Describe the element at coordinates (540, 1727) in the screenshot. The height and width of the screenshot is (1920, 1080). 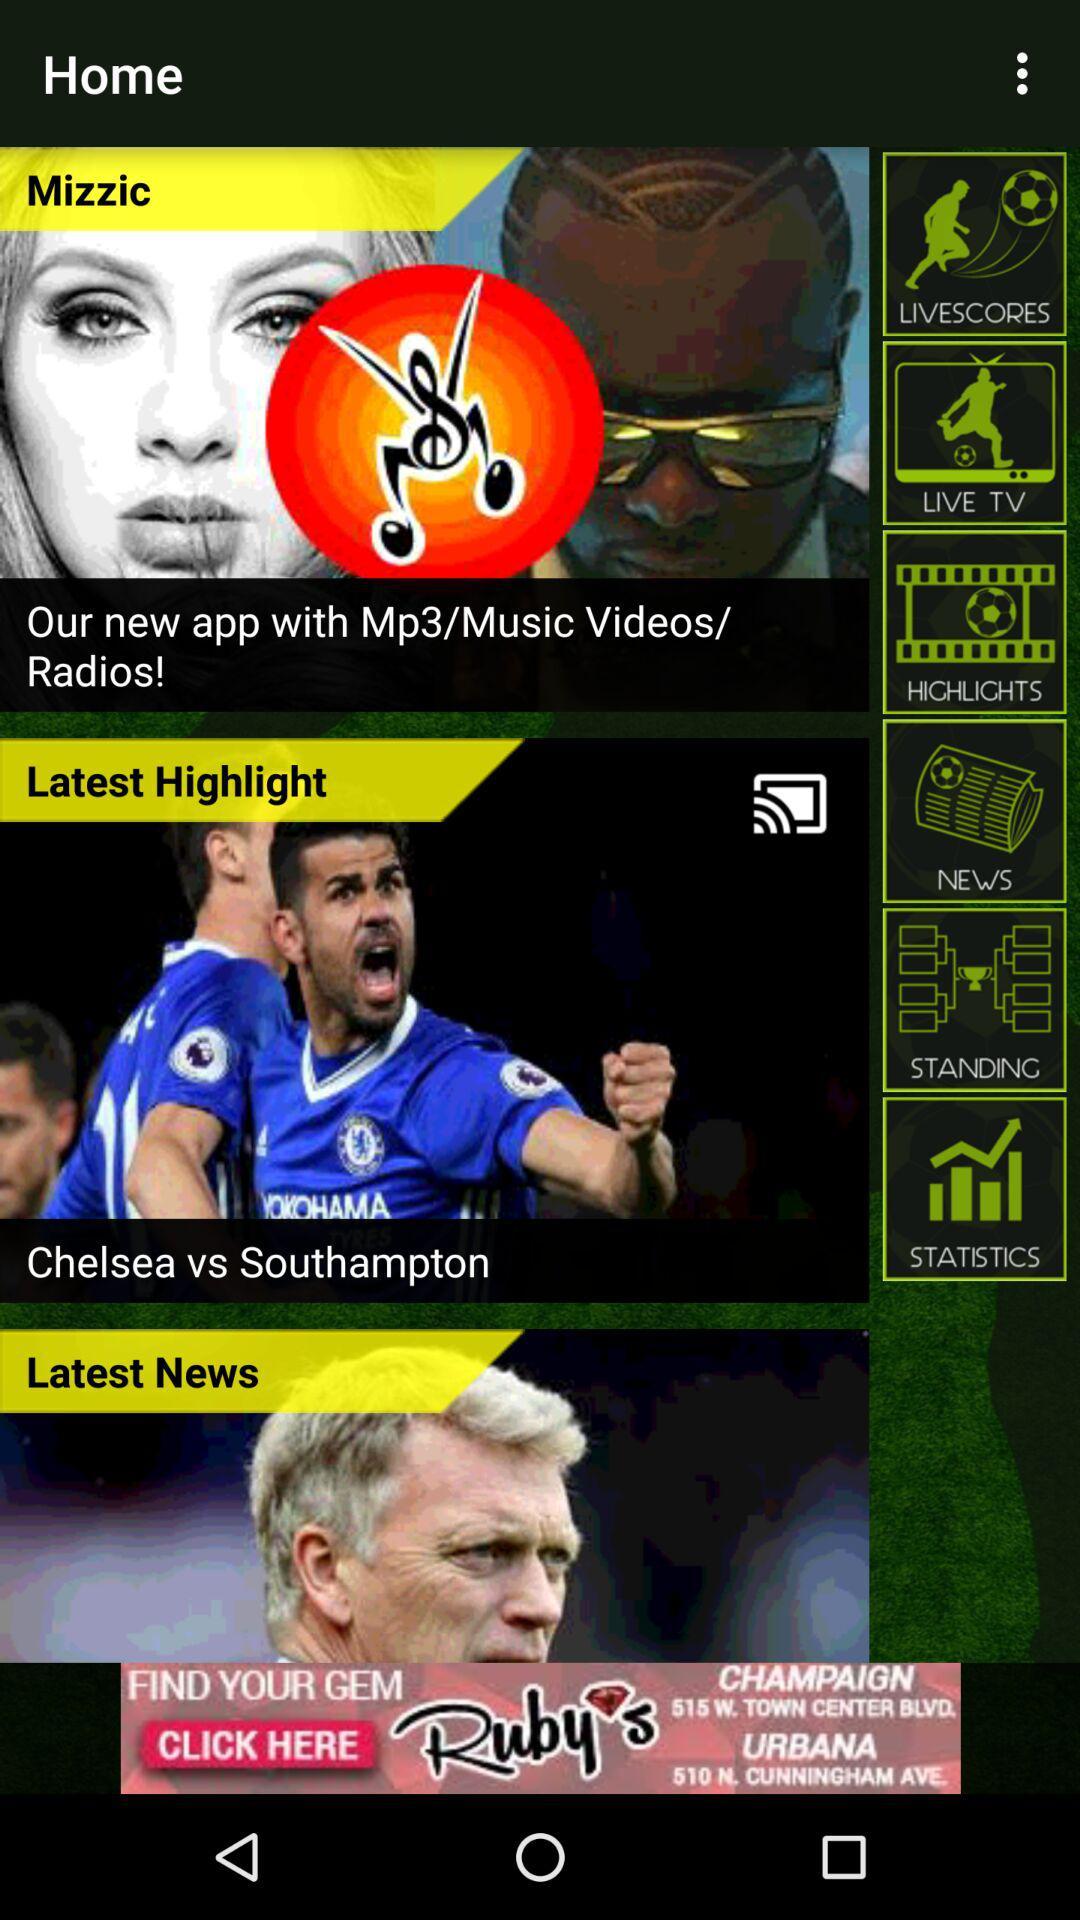
I see `click advertisement` at that location.